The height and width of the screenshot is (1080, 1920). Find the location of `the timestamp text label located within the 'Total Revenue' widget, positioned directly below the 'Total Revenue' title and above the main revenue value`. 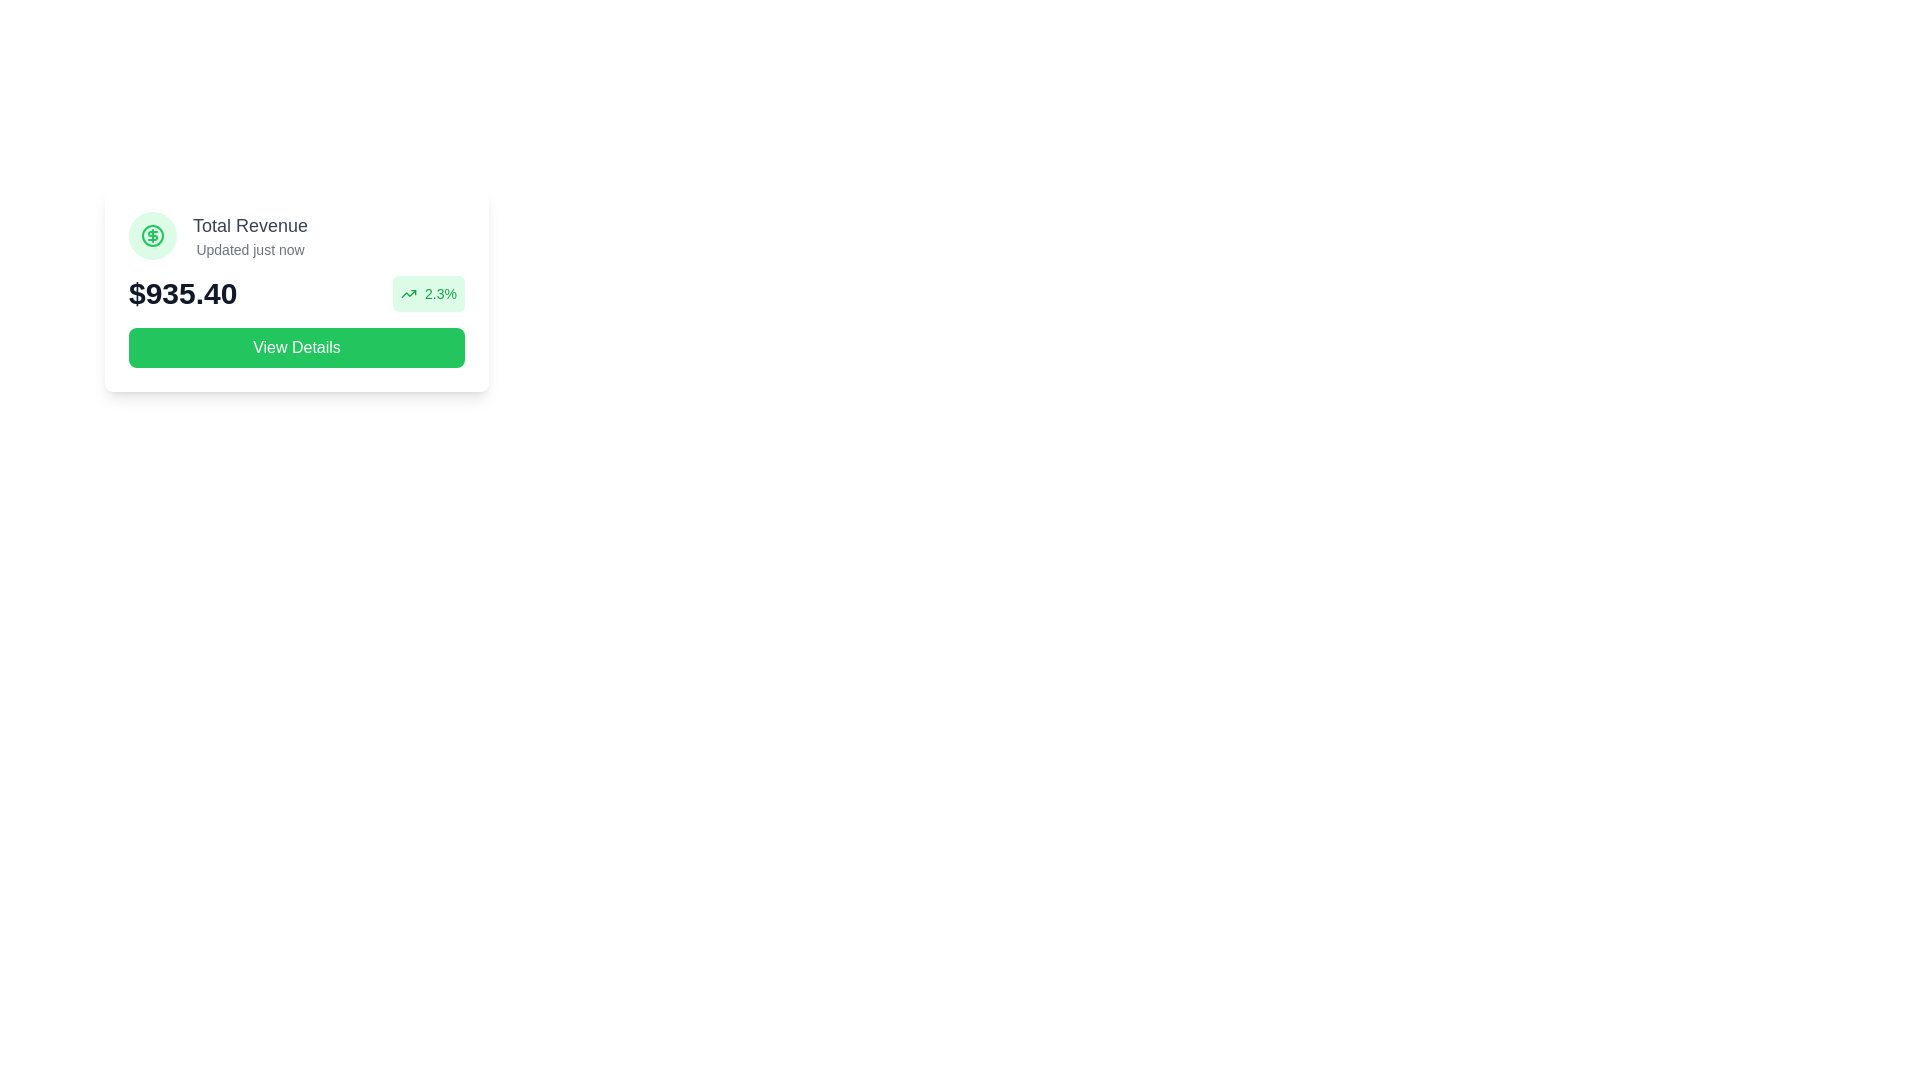

the timestamp text label located within the 'Total Revenue' widget, positioned directly below the 'Total Revenue' title and above the main revenue value is located at coordinates (249, 249).